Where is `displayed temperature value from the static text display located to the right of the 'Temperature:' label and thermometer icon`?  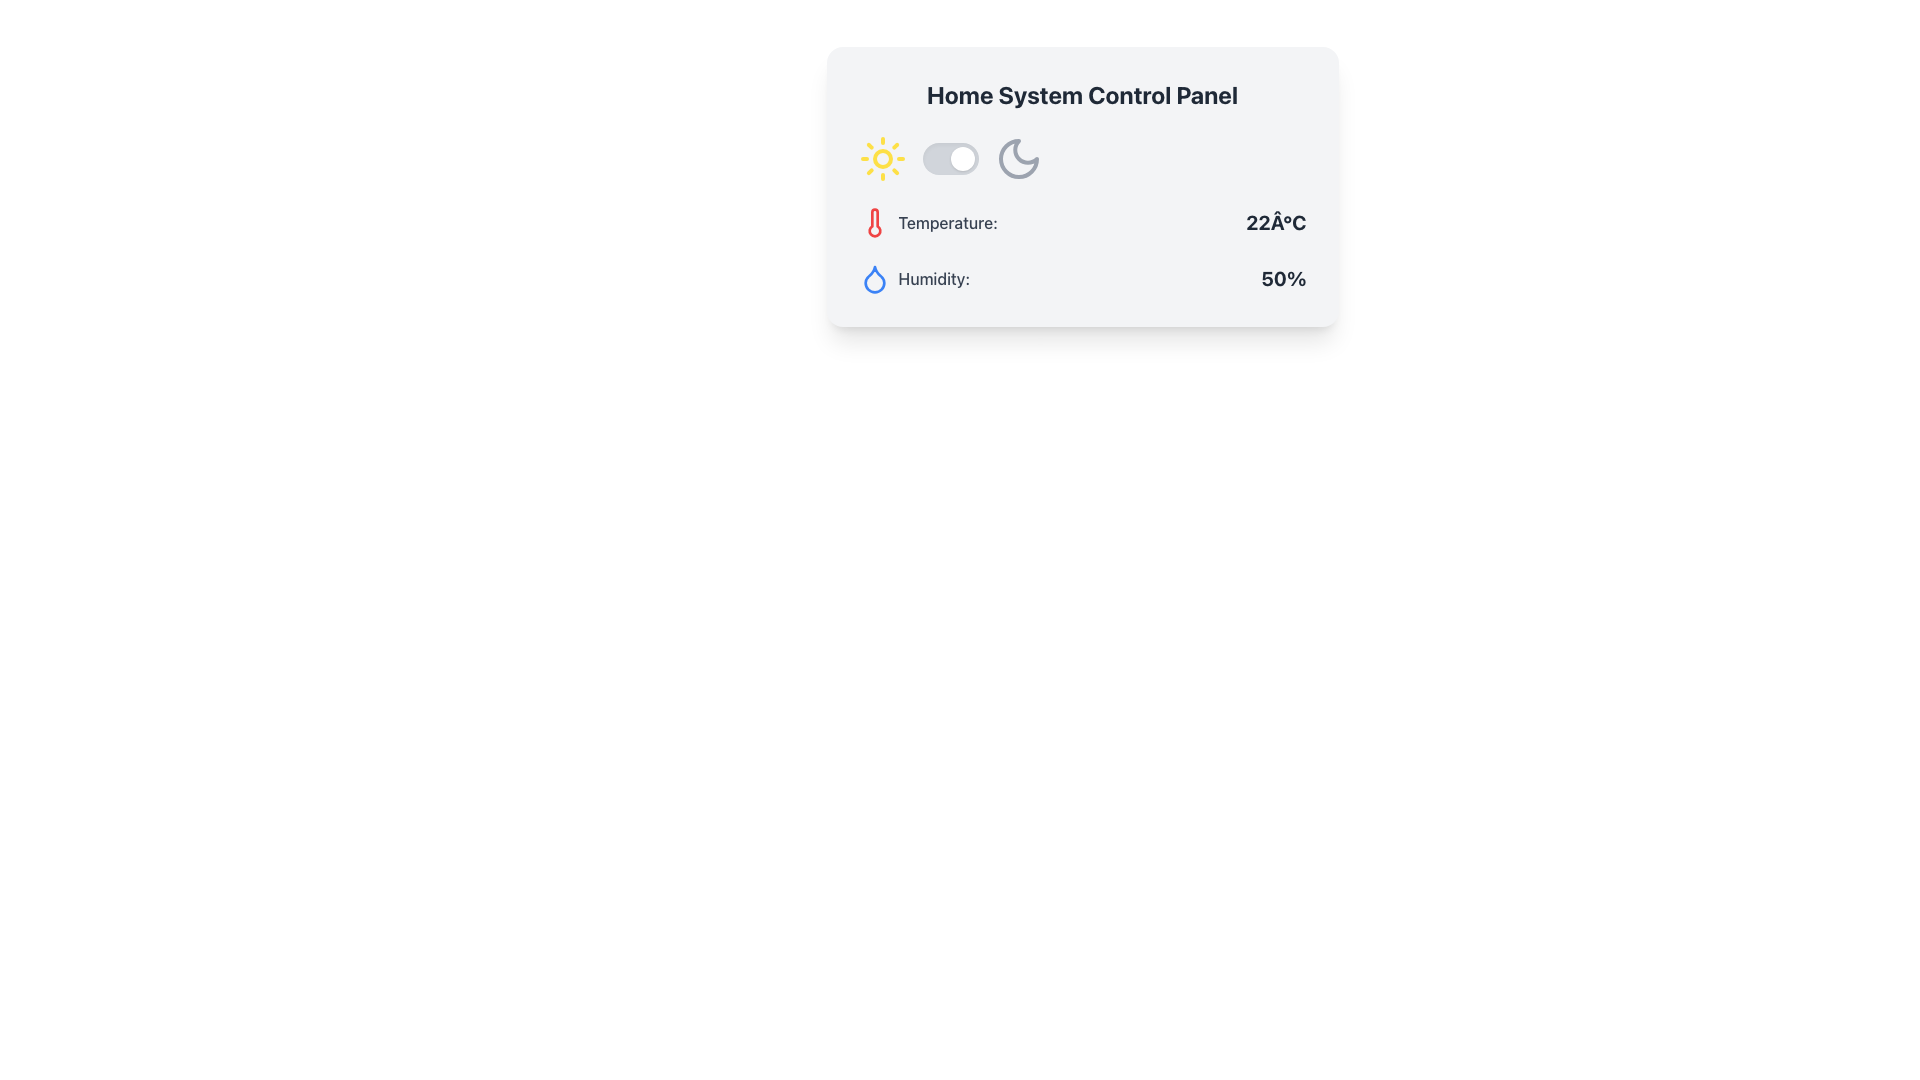 displayed temperature value from the static text display located to the right of the 'Temperature:' label and thermometer icon is located at coordinates (1275, 223).